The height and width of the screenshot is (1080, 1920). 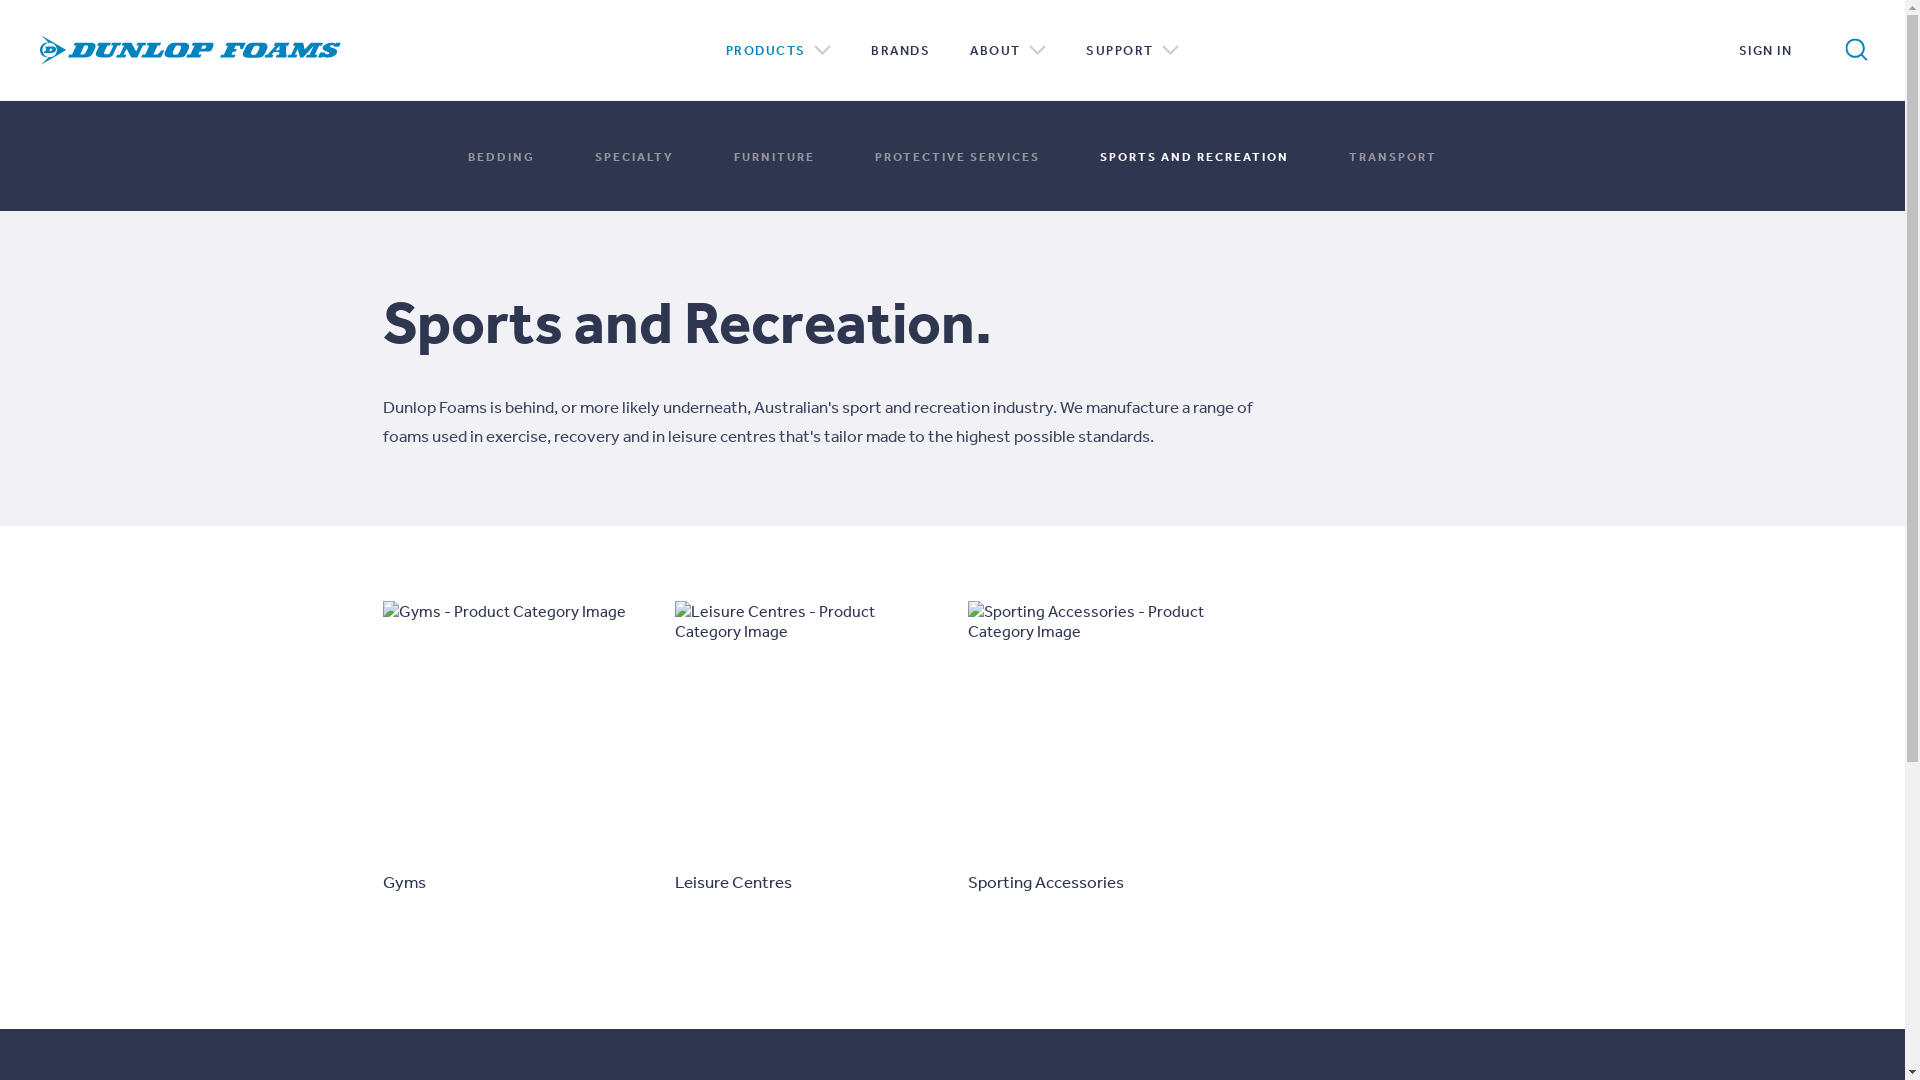 What do you see at coordinates (969, 49) in the screenshot?
I see `'ABOUT'` at bounding box center [969, 49].